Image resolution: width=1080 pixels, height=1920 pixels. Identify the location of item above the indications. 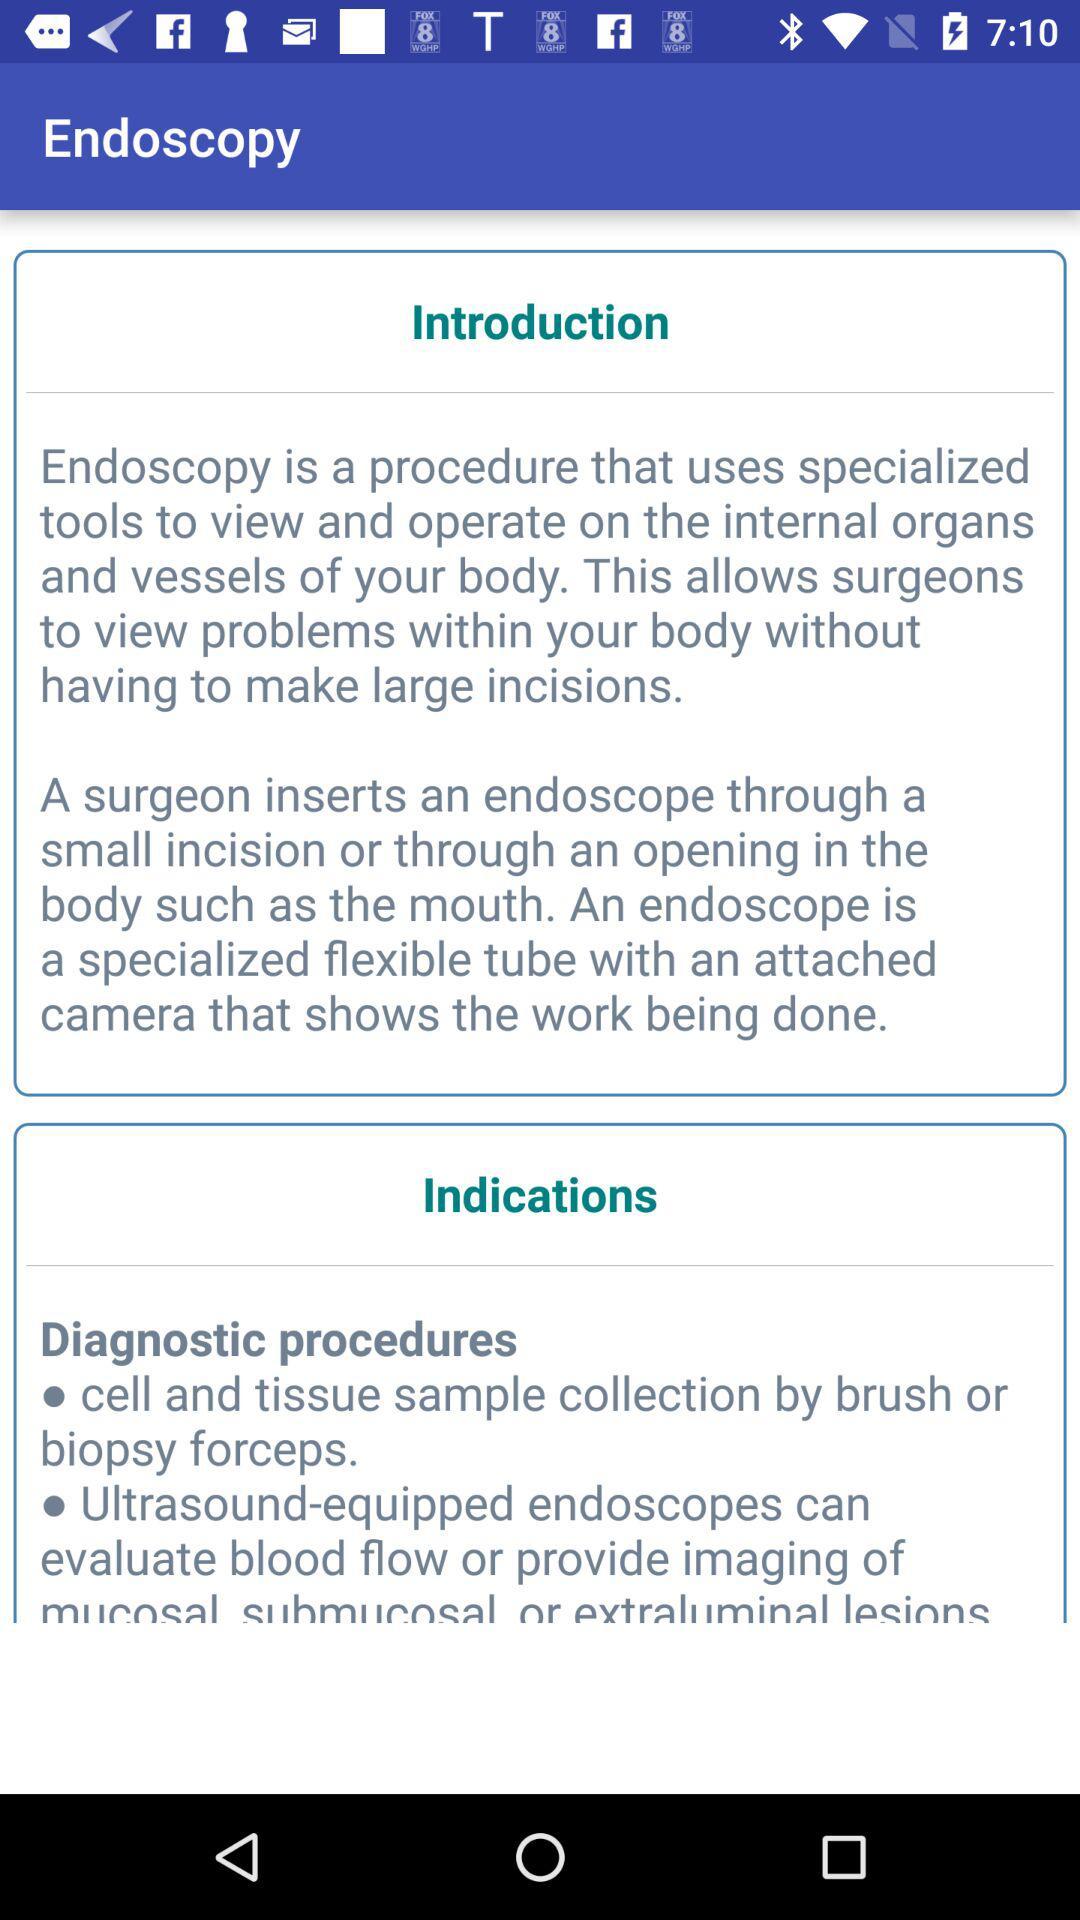
(540, 737).